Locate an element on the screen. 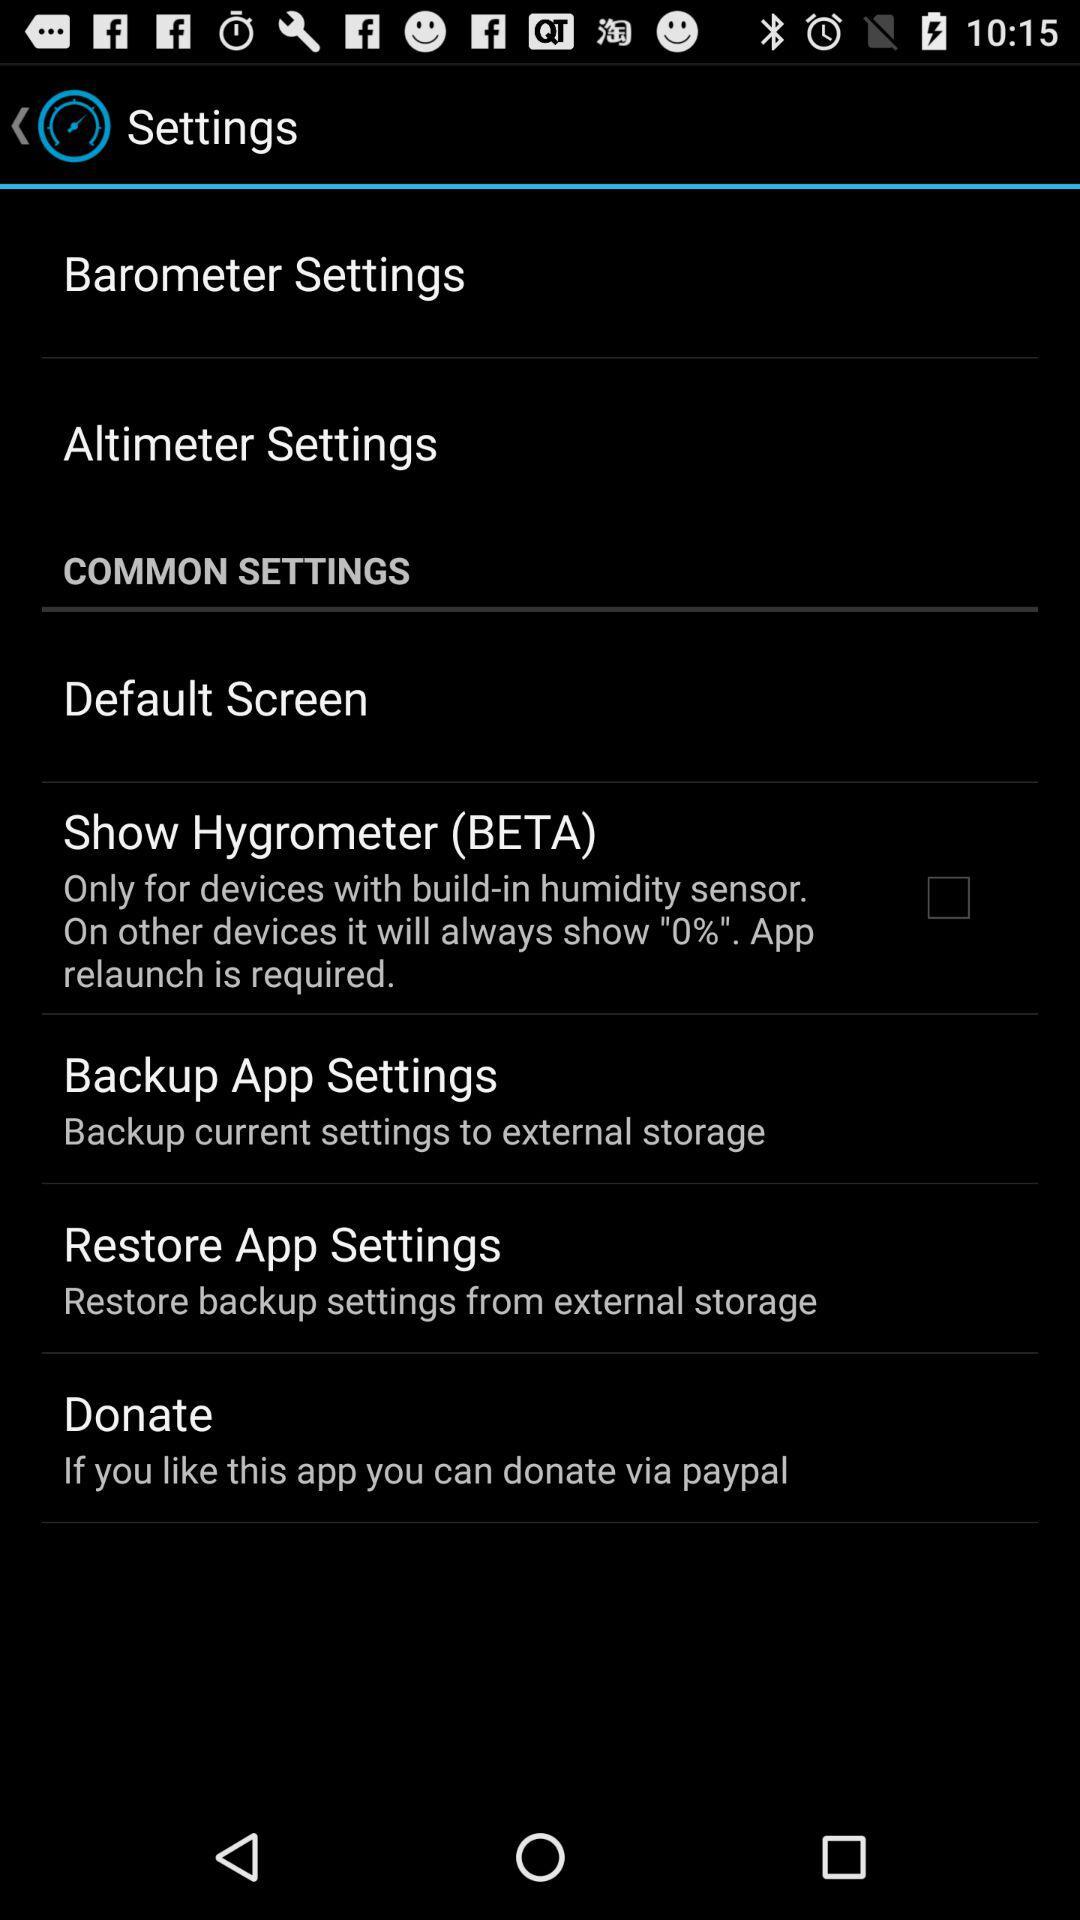  item below default screen icon is located at coordinates (329, 830).